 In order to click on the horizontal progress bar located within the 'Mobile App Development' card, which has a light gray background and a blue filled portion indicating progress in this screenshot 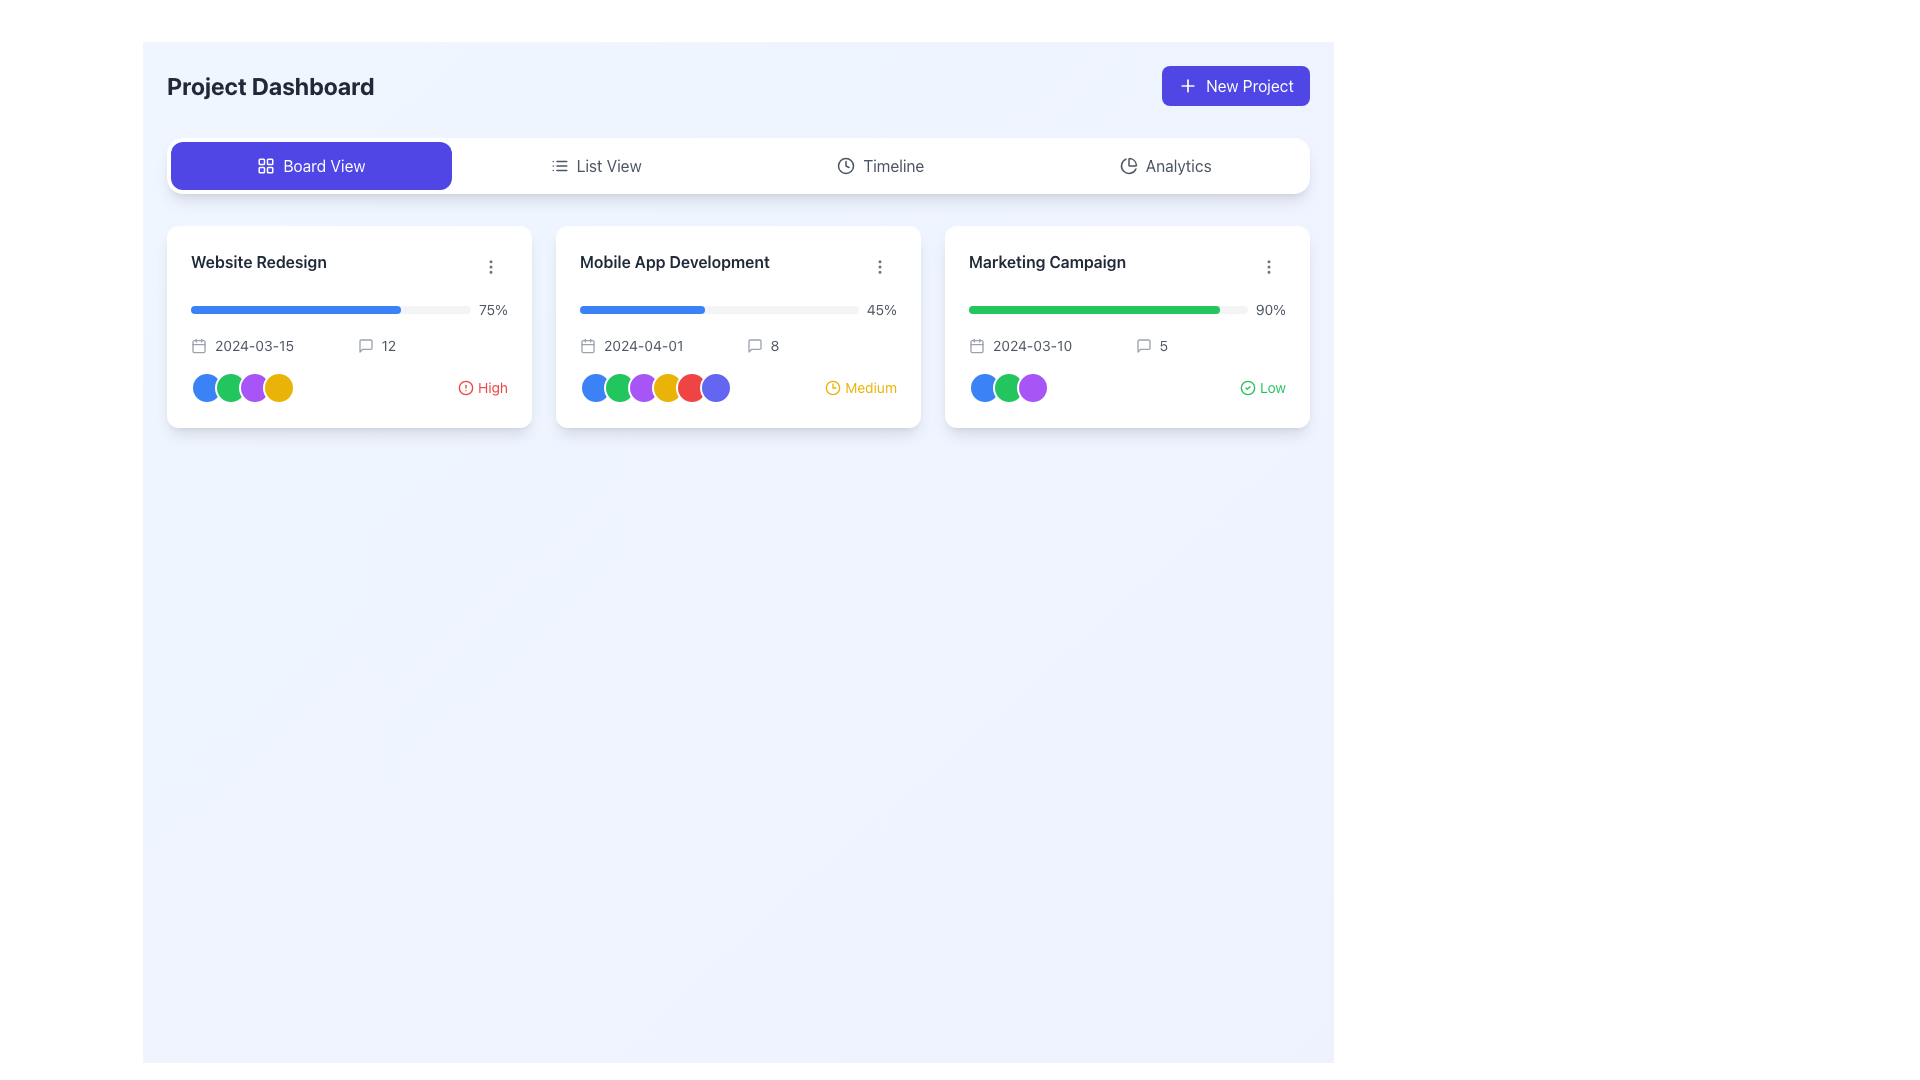, I will do `click(719, 309)`.